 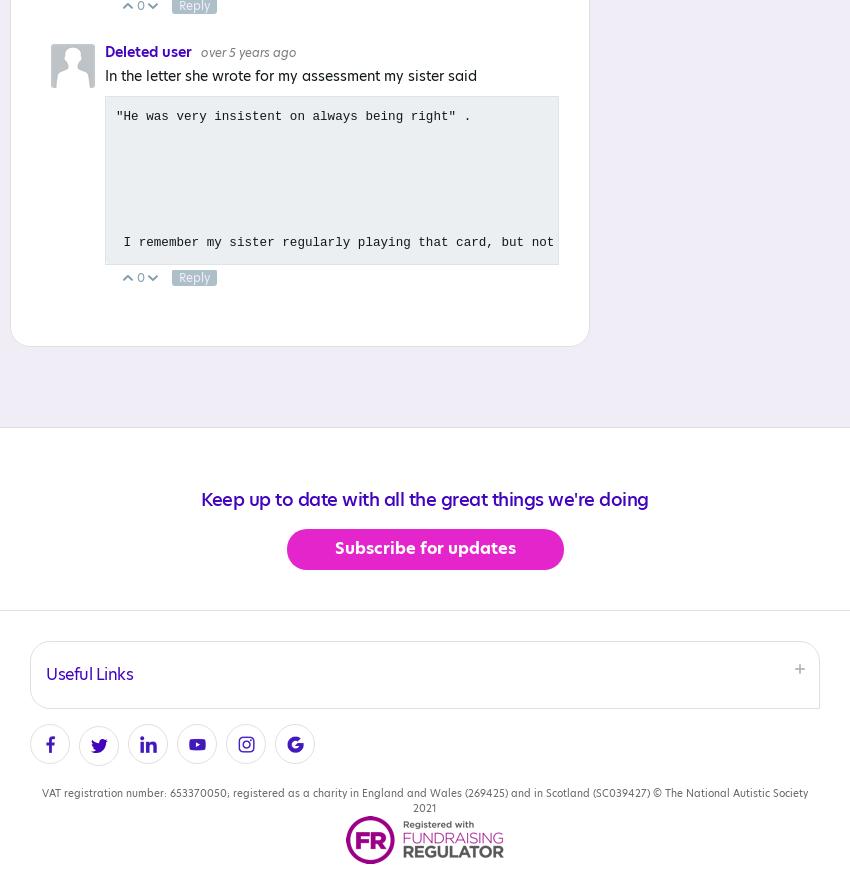 I want to click on 'Subscribe for updates', so click(x=424, y=549).